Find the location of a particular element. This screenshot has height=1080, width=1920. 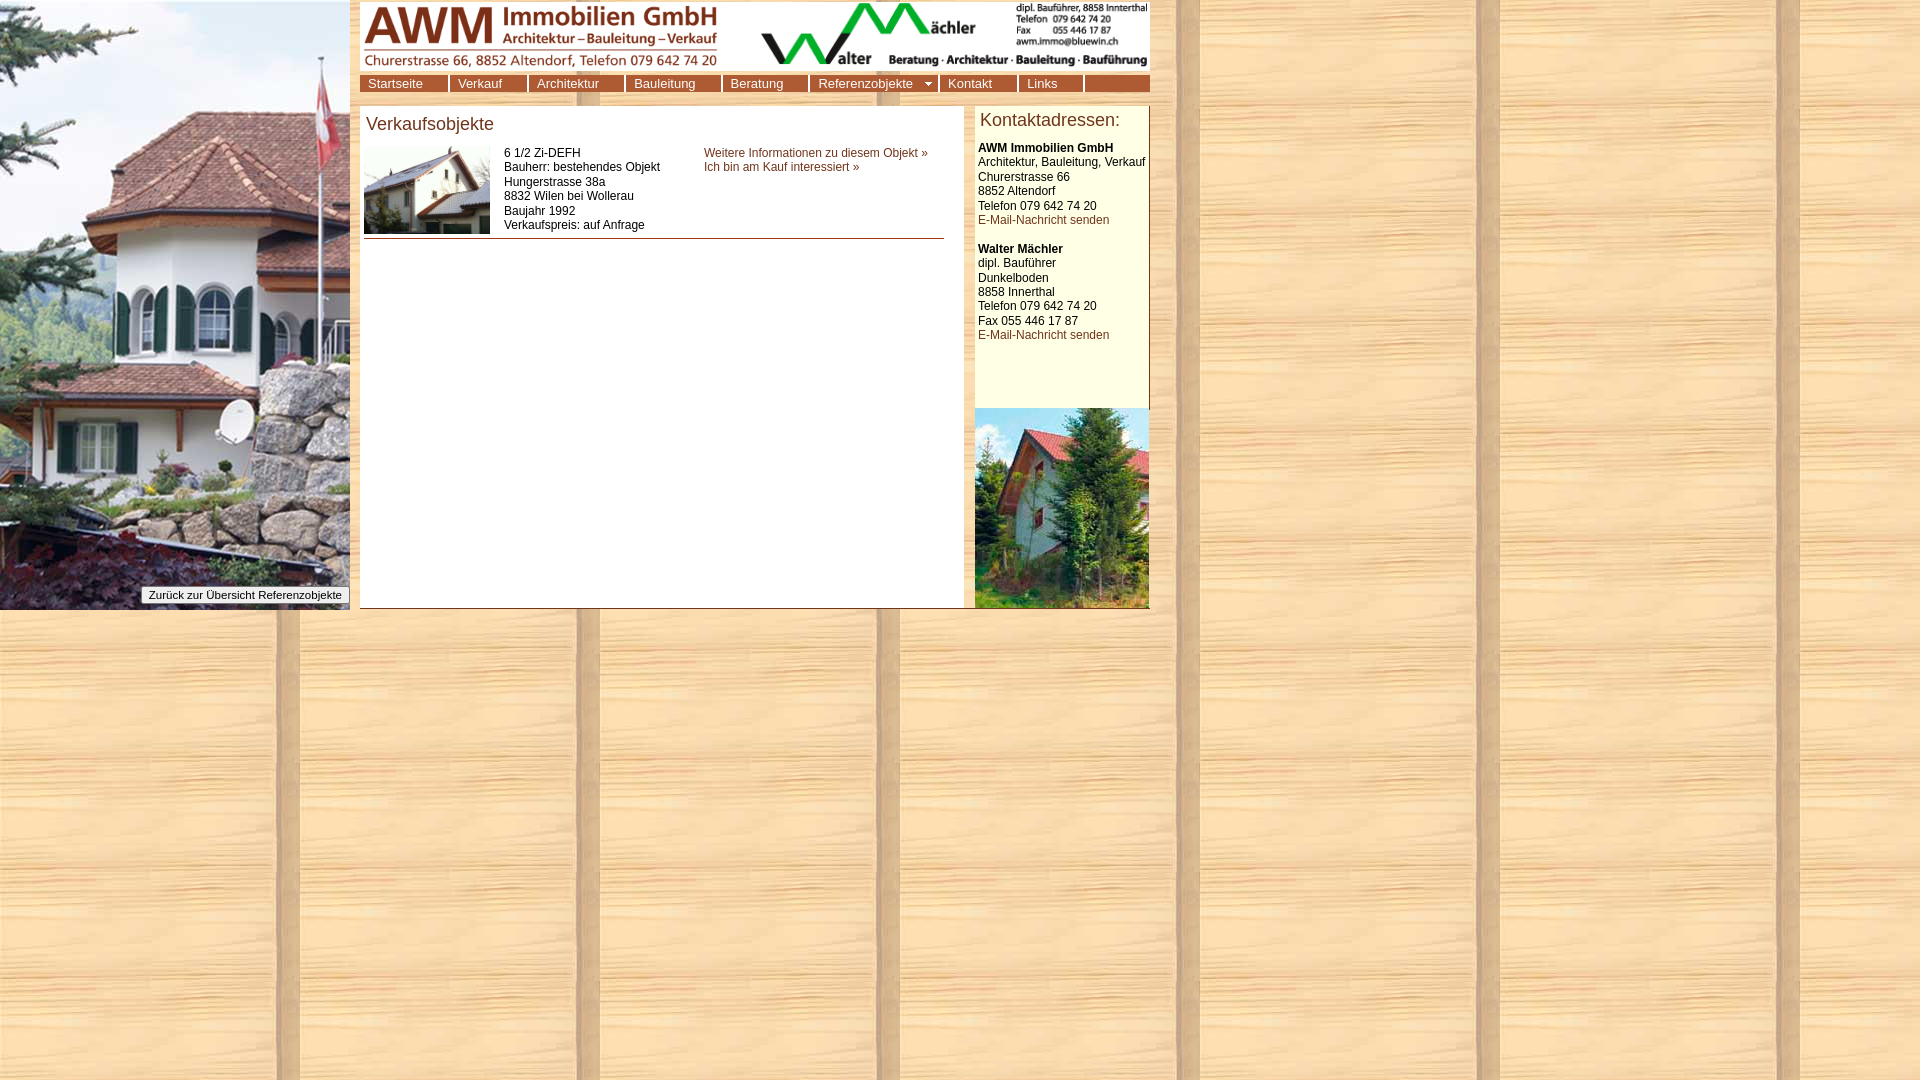

'E-Mail-Nachricht senden' is located at coordinates (978, 219).